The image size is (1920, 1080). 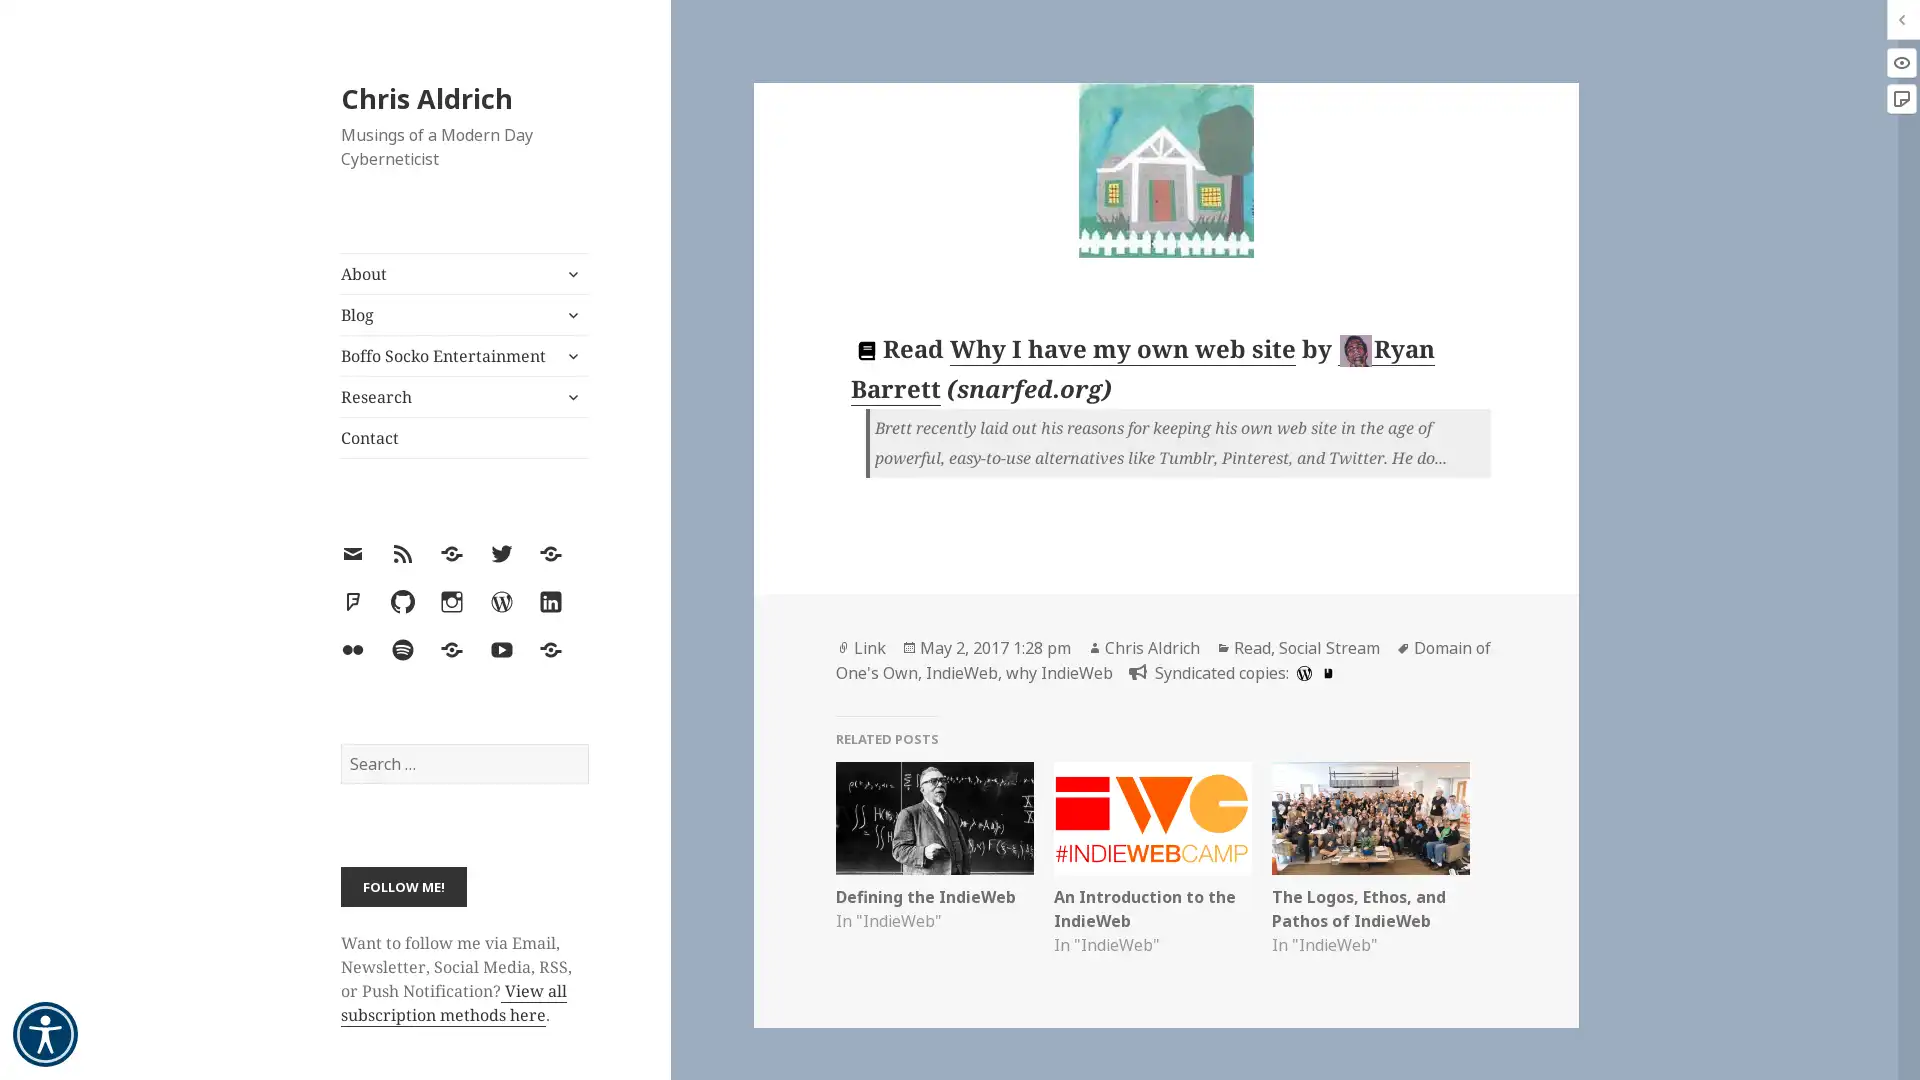 I want to click on expand child menu, so click(x=570, y=273).